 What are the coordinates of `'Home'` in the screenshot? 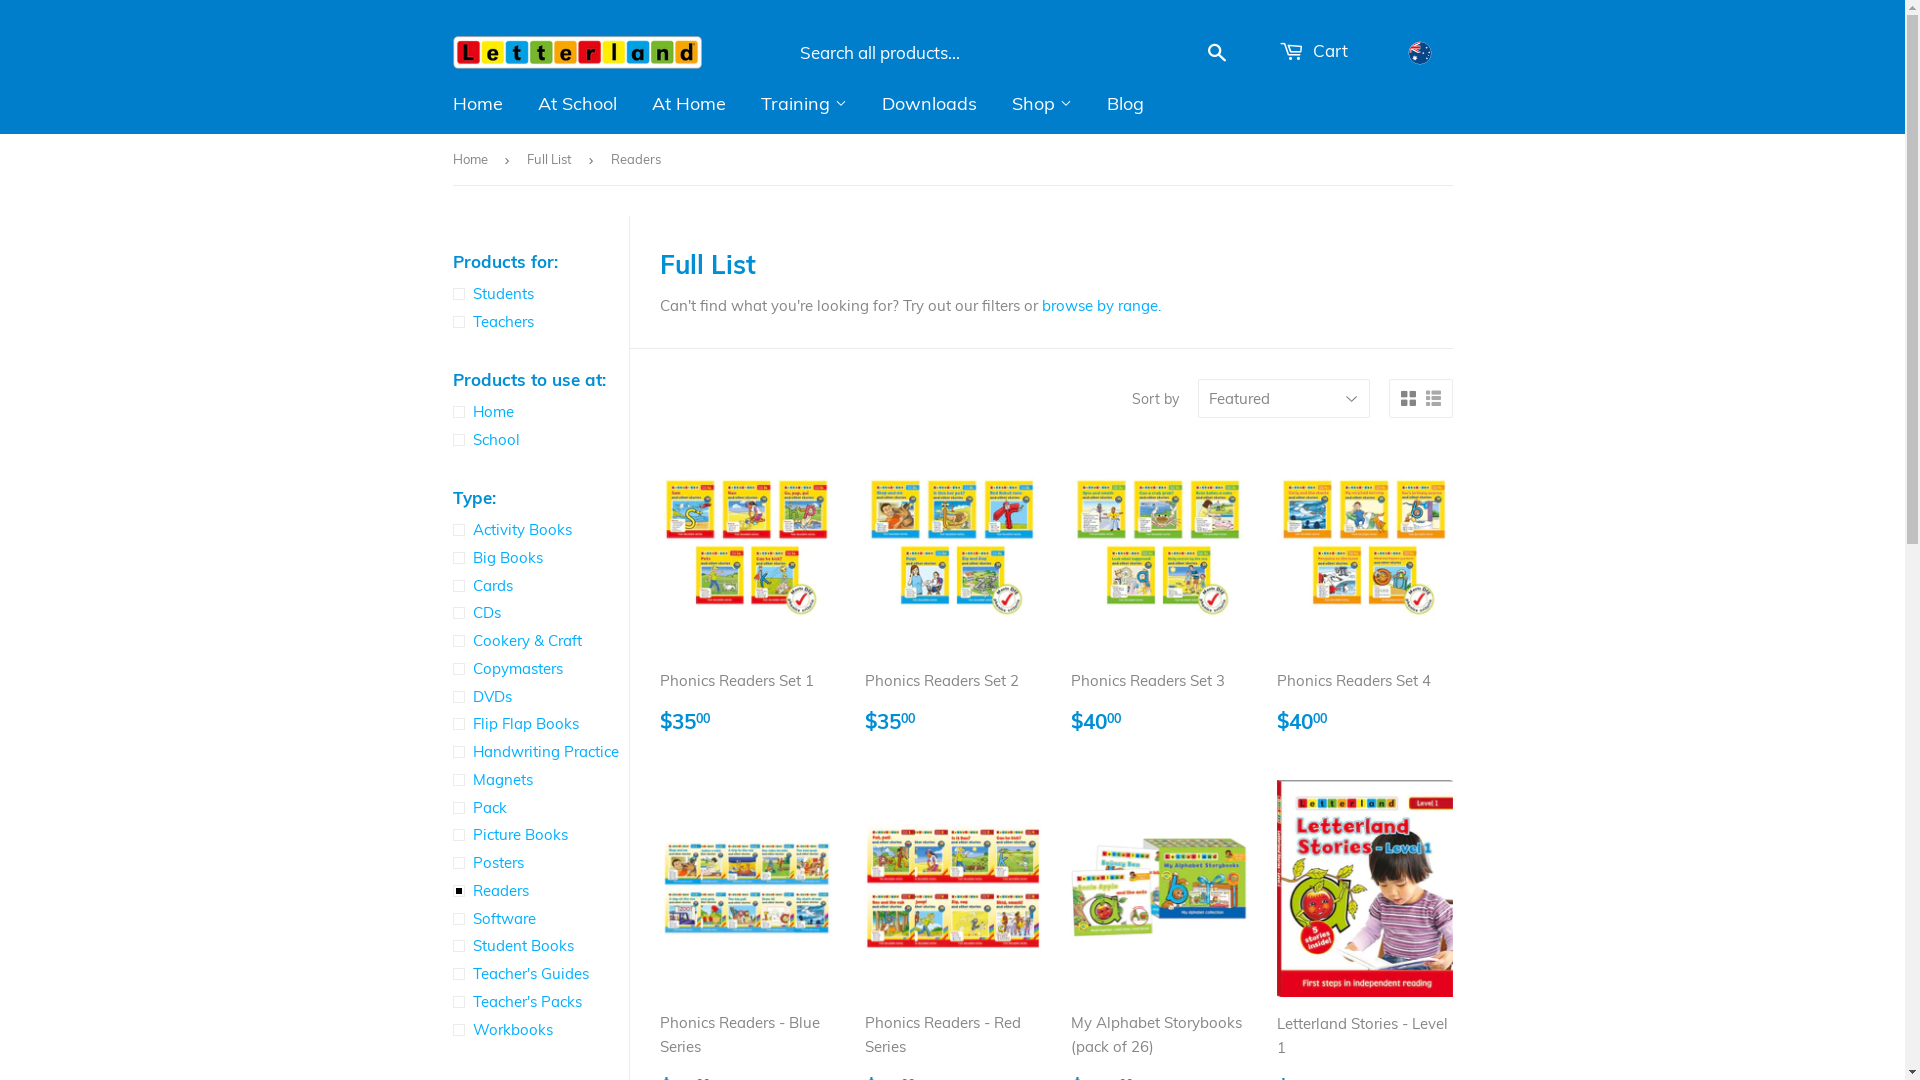 It's located at (472, 158).